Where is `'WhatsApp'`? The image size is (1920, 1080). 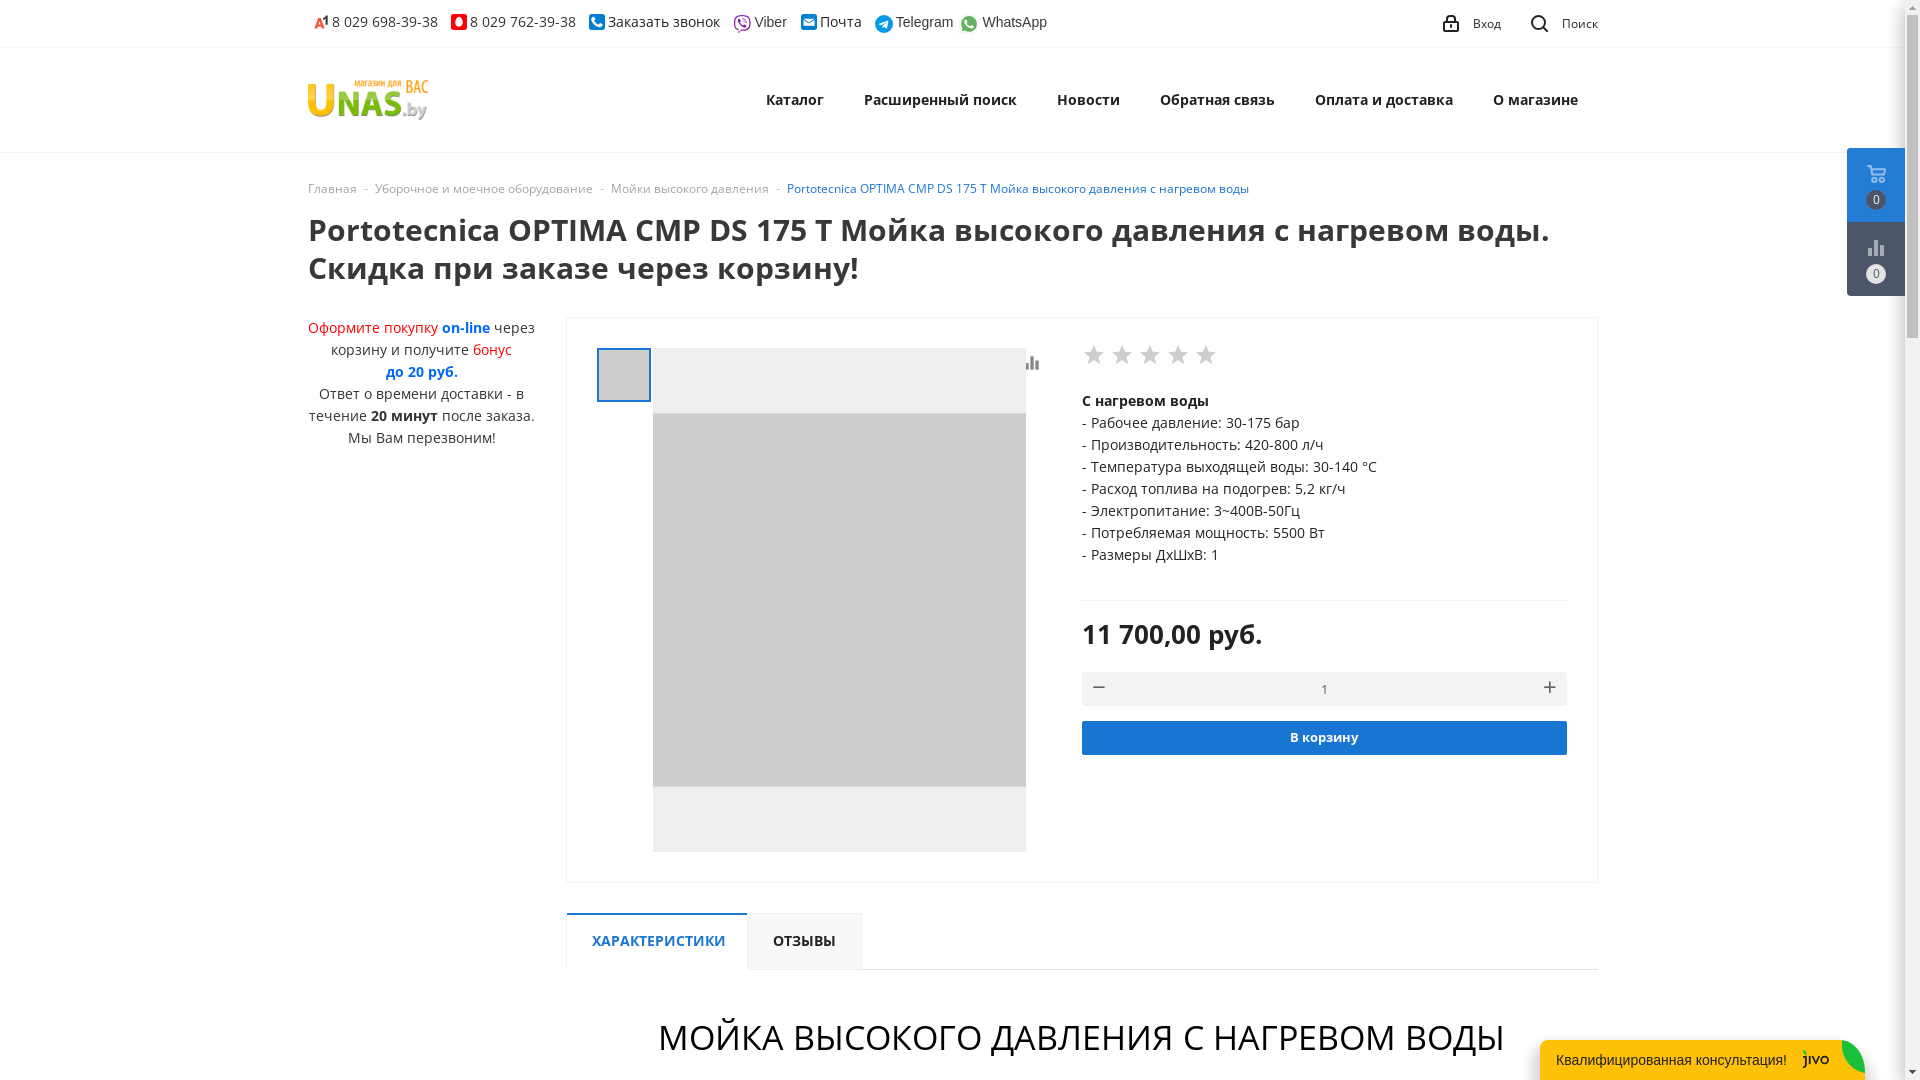
'WhatsApp' is located at coordinates (958, 22).